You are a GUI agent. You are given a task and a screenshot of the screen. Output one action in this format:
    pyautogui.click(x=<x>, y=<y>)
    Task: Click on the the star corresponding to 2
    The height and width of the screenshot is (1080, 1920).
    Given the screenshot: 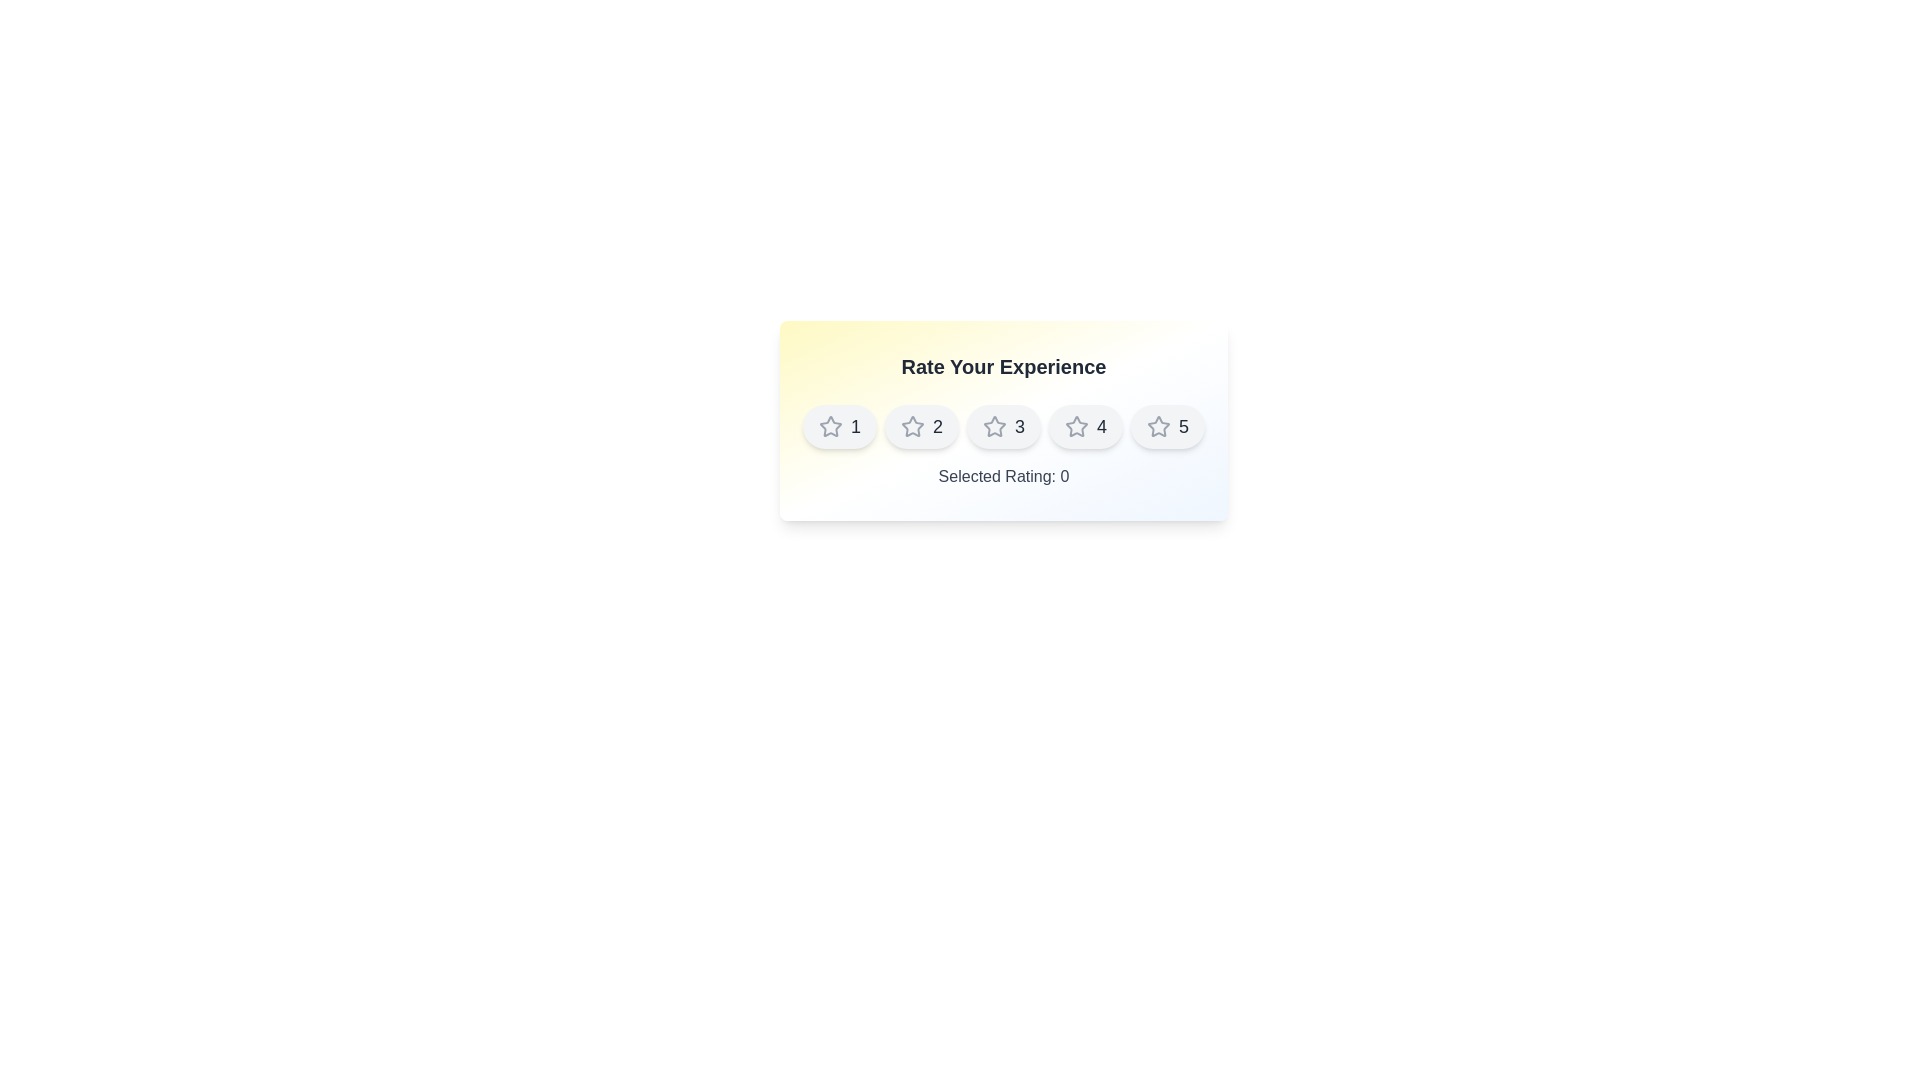 What is the action you would take?
    pyautogui.click(x=920, y=426)
    